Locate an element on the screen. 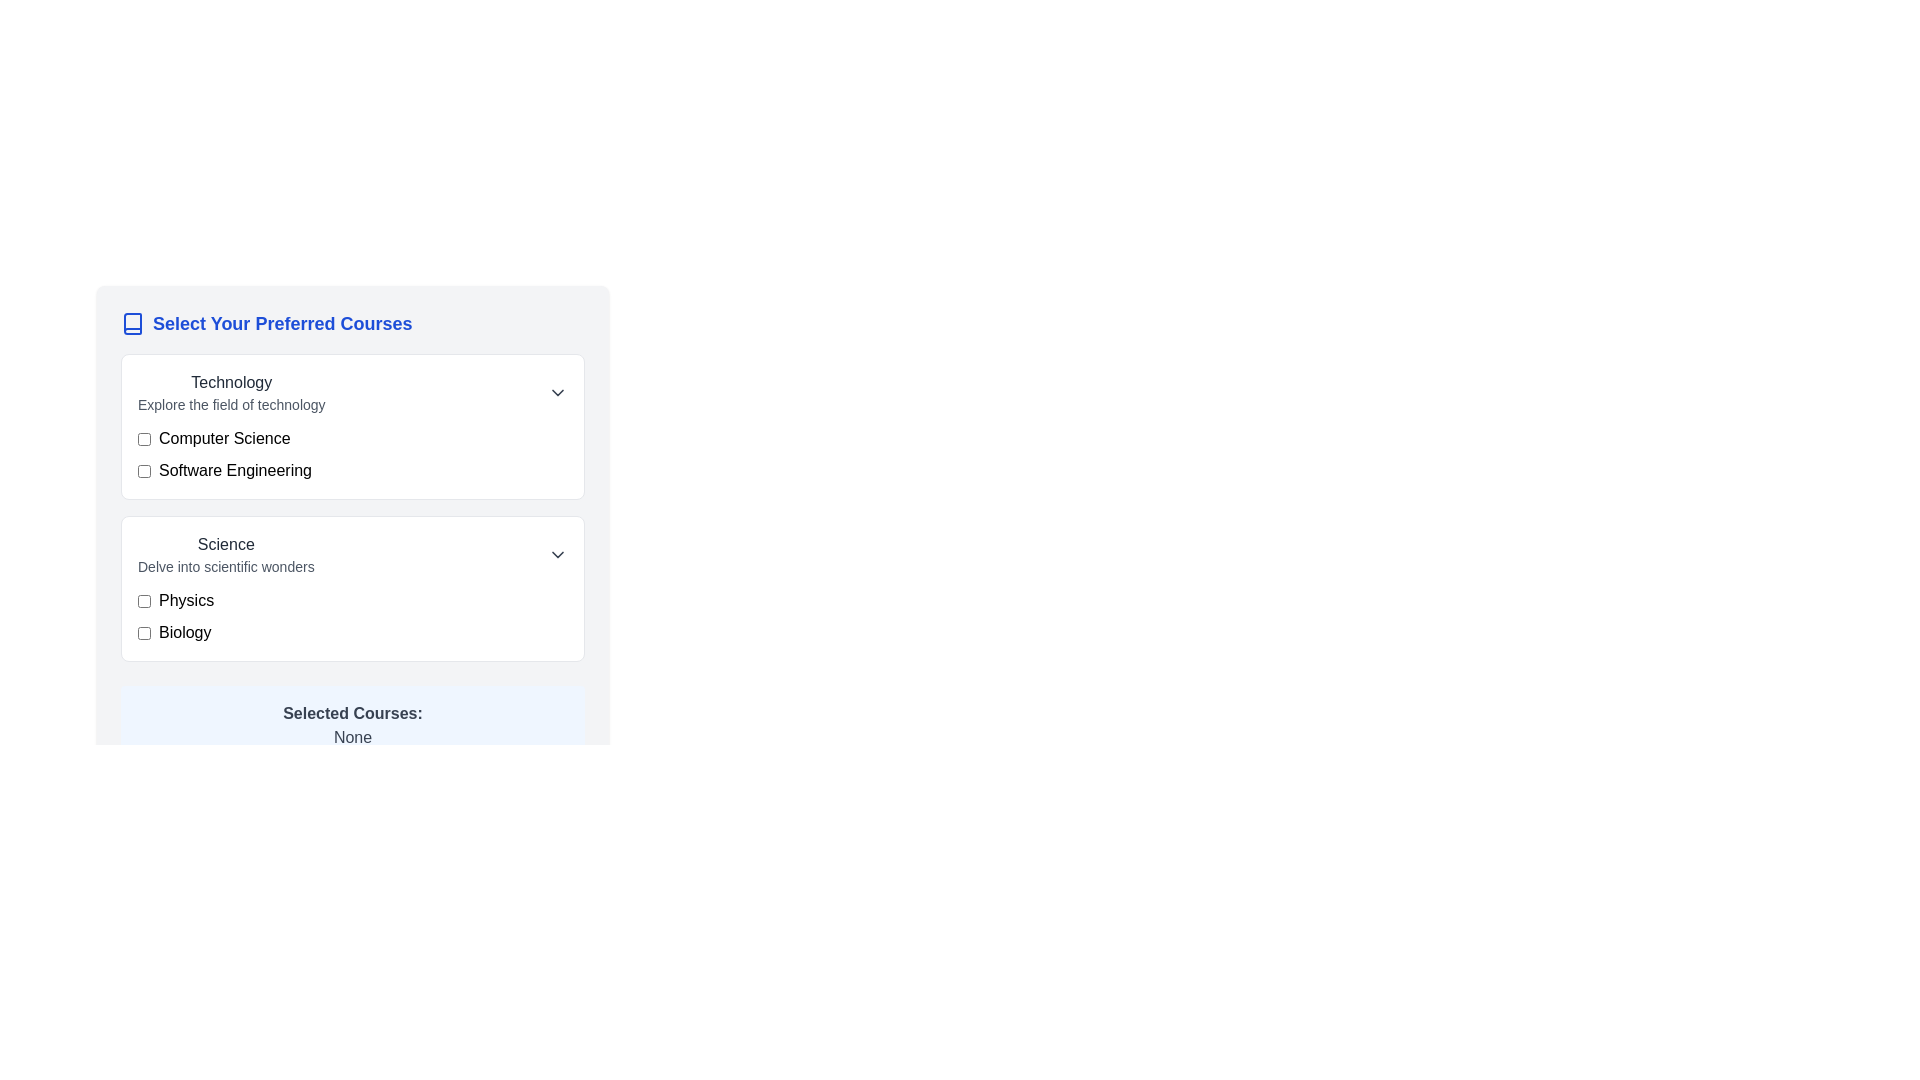  the checkbox next to 'Biology' in the collapsible 'Science' section located in the 'Select Your Preferred Courses' panel is located at coordinates (353, 588).